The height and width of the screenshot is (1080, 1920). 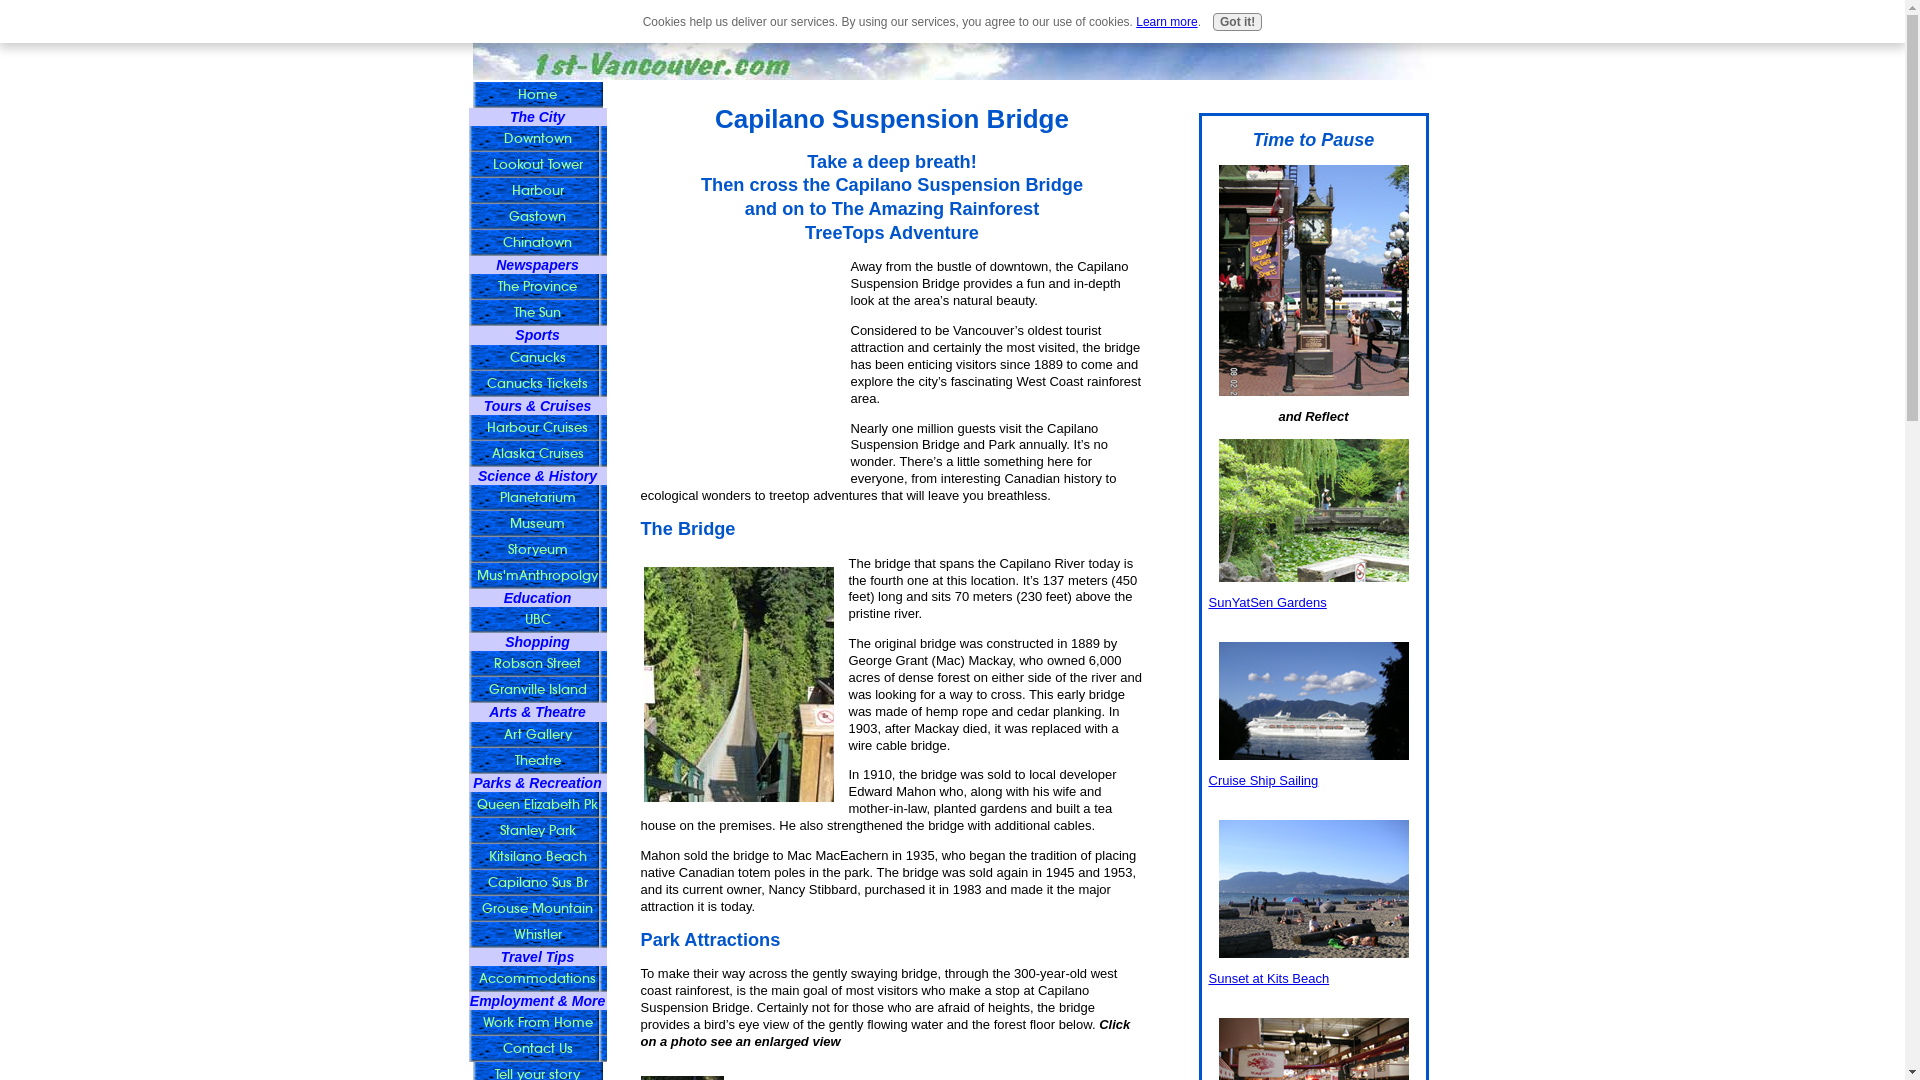 What do you see at coordinates (537, 216) in the screenshot?
I see `'Gastown'` at bounding box center [537, 216].